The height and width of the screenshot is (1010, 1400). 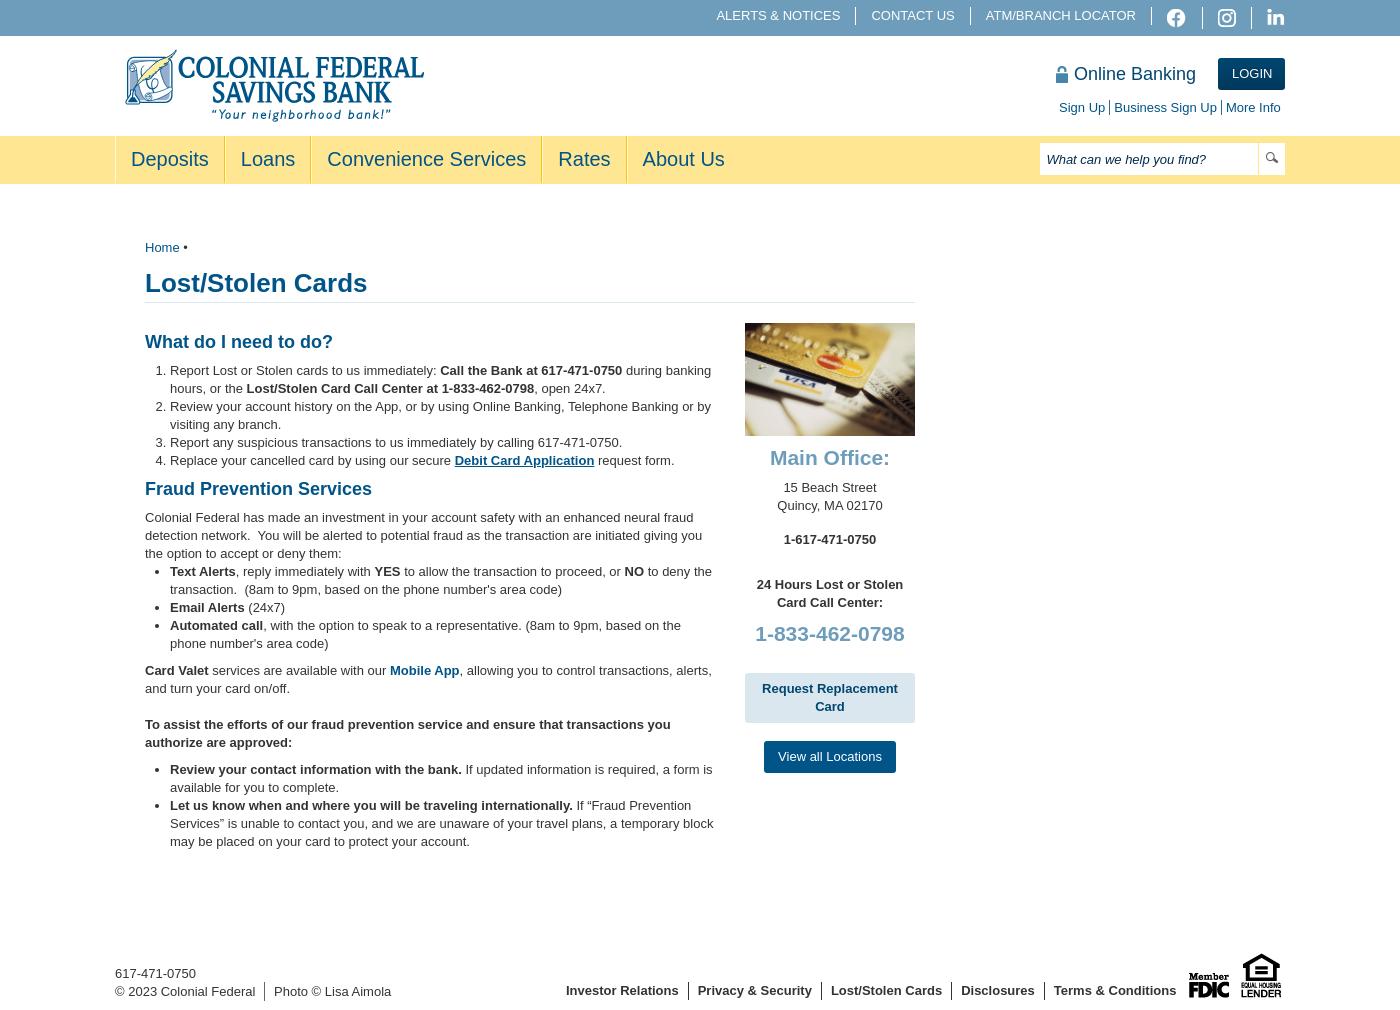 What do you see at coordinates (424, 633) in the screenshot?
I see `', with the option to speak to a representative. (8am to 9pm, based on the phone number's area code)'` at bounding box center [424, 633].